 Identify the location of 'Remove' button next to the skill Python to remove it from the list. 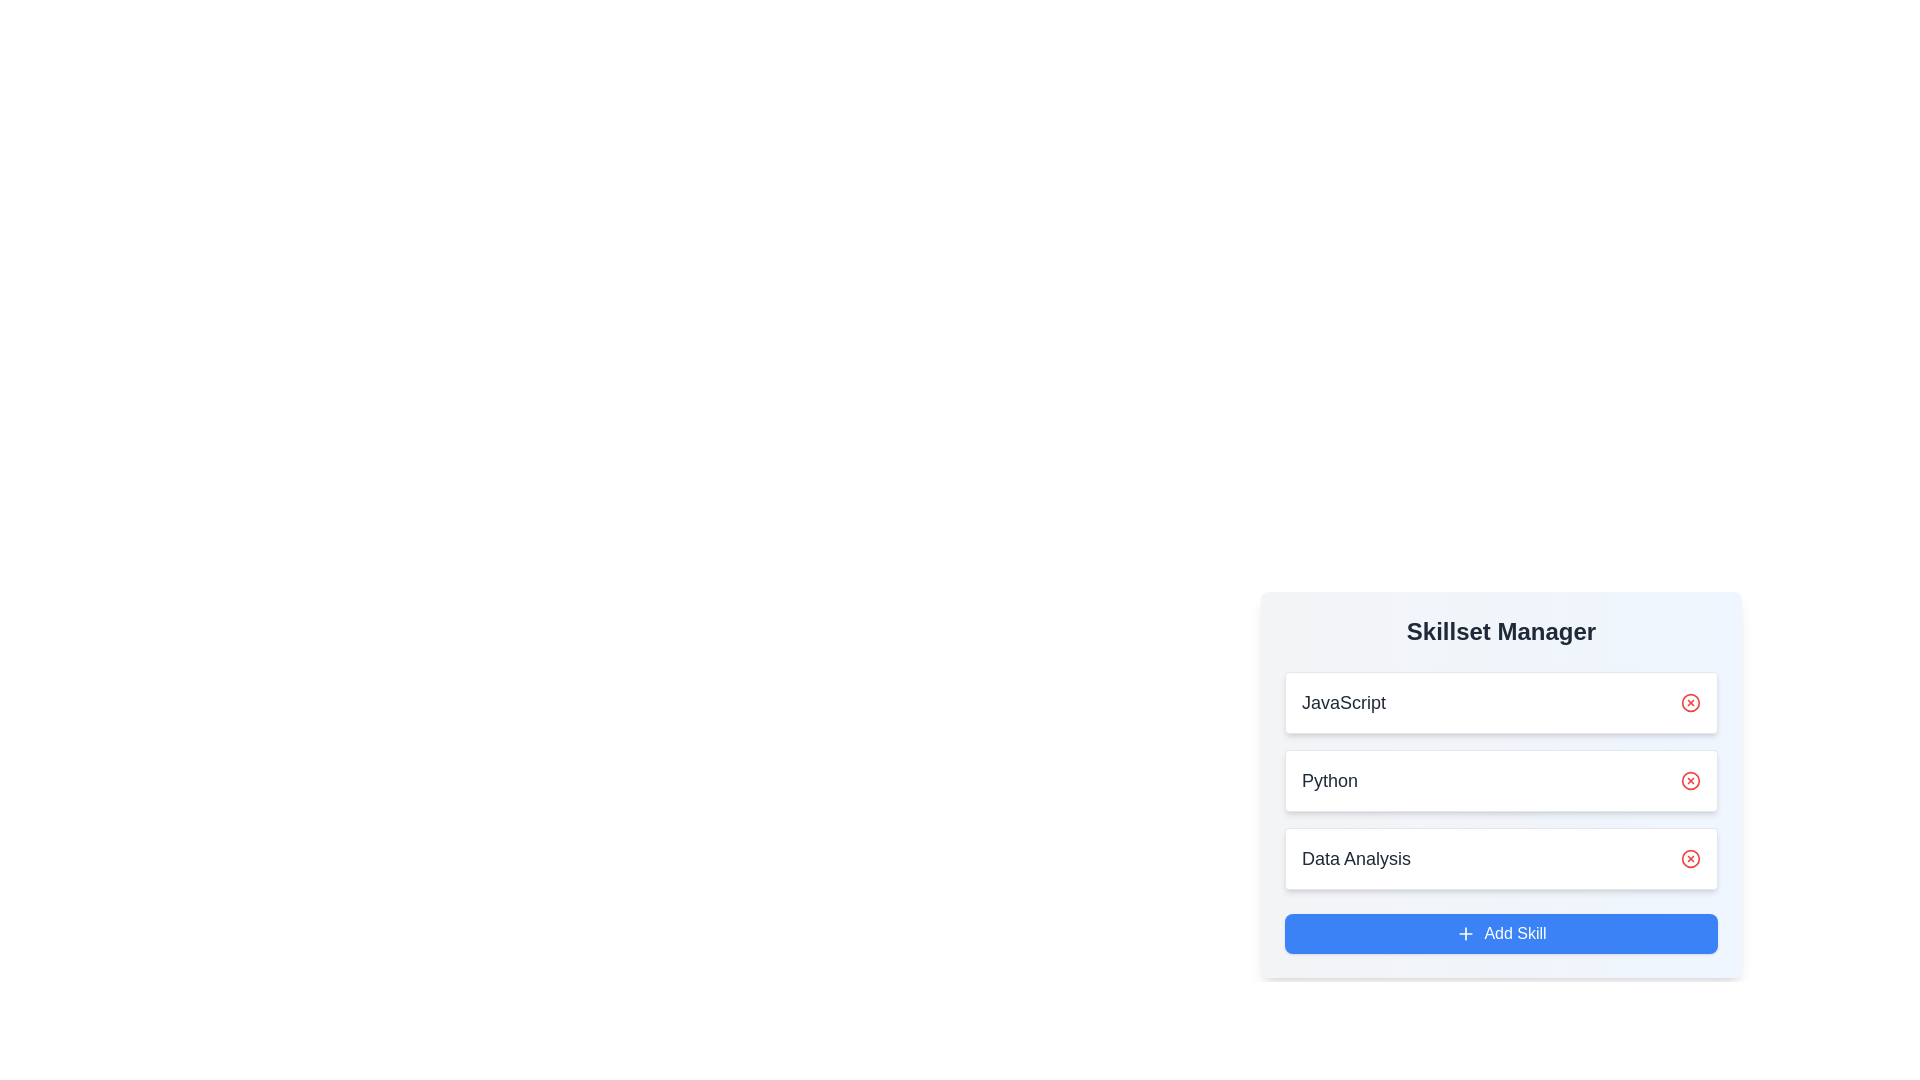
(1689, 779).